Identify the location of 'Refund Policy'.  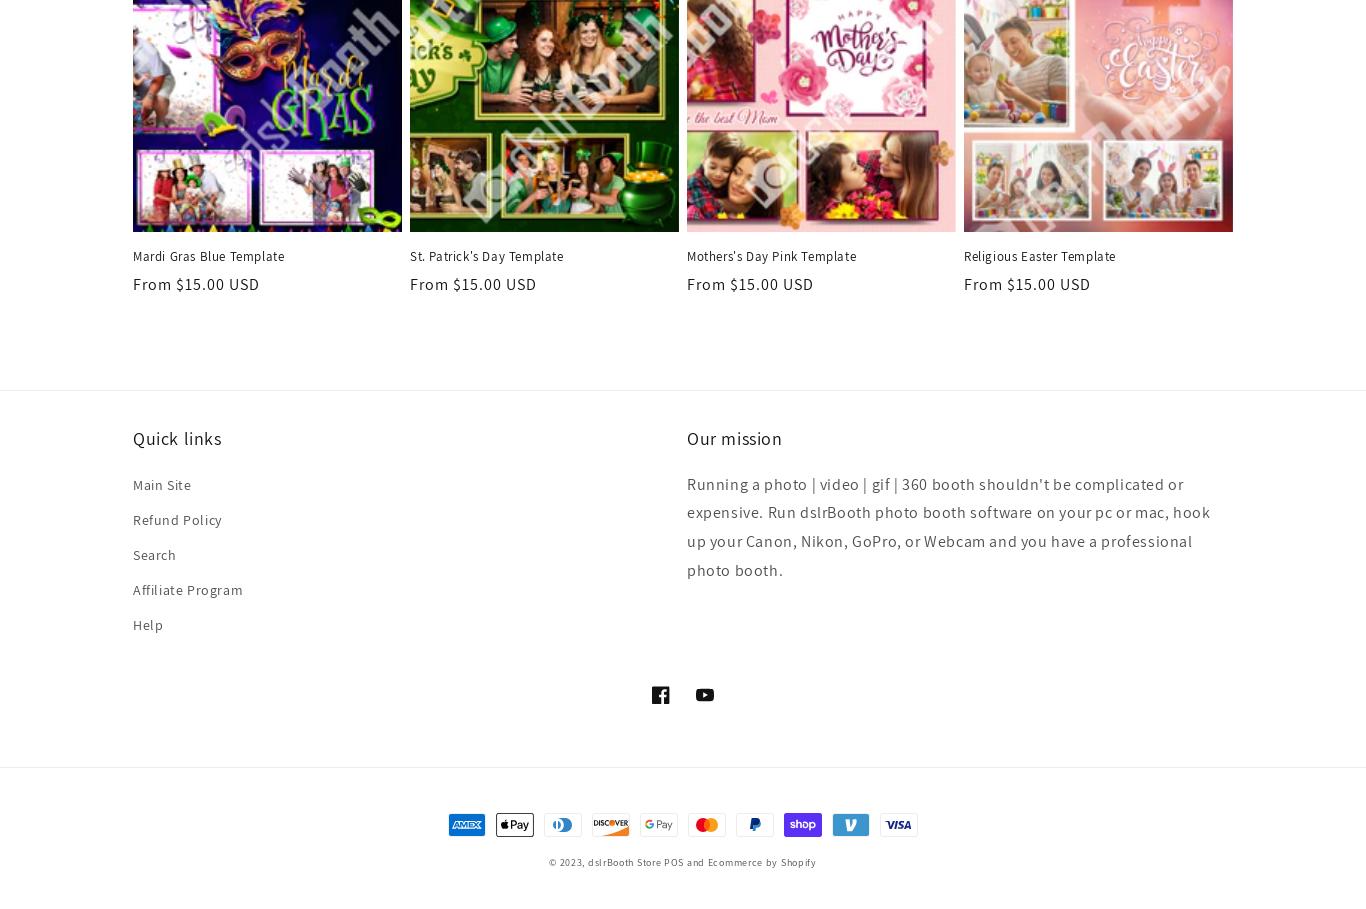
(132, 518).